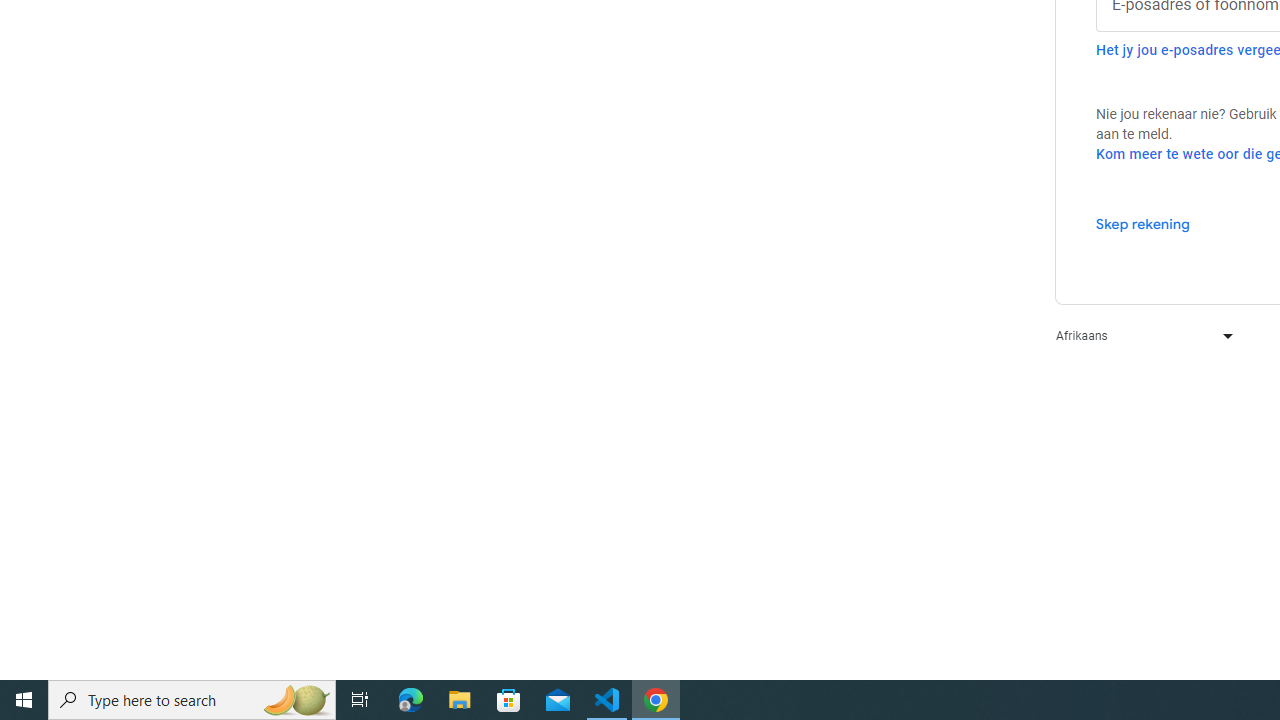 The width and height of the screenshot is (1280, 720). I want to click on 'Start', so click(24, 698).